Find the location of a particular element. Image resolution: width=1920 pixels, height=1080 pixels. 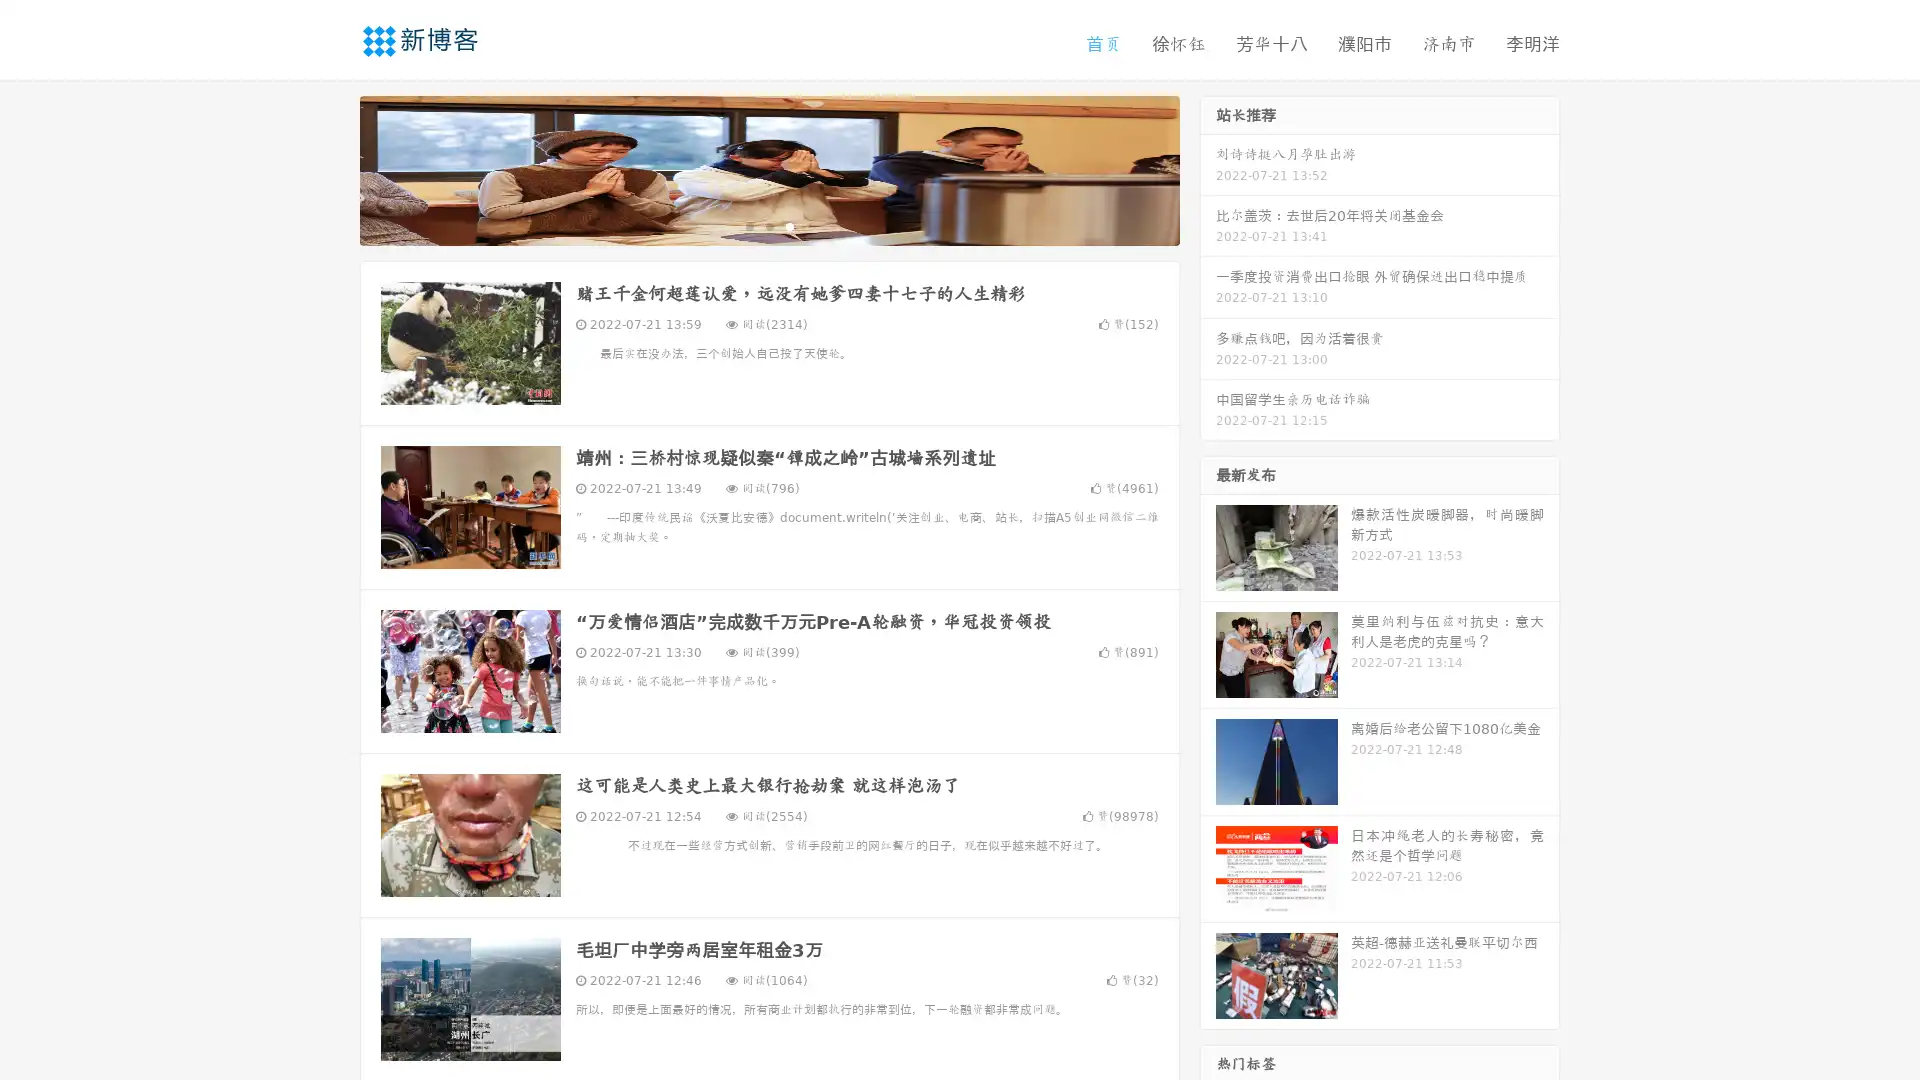

Go to slide 3 is located at coordinates (789, 225).